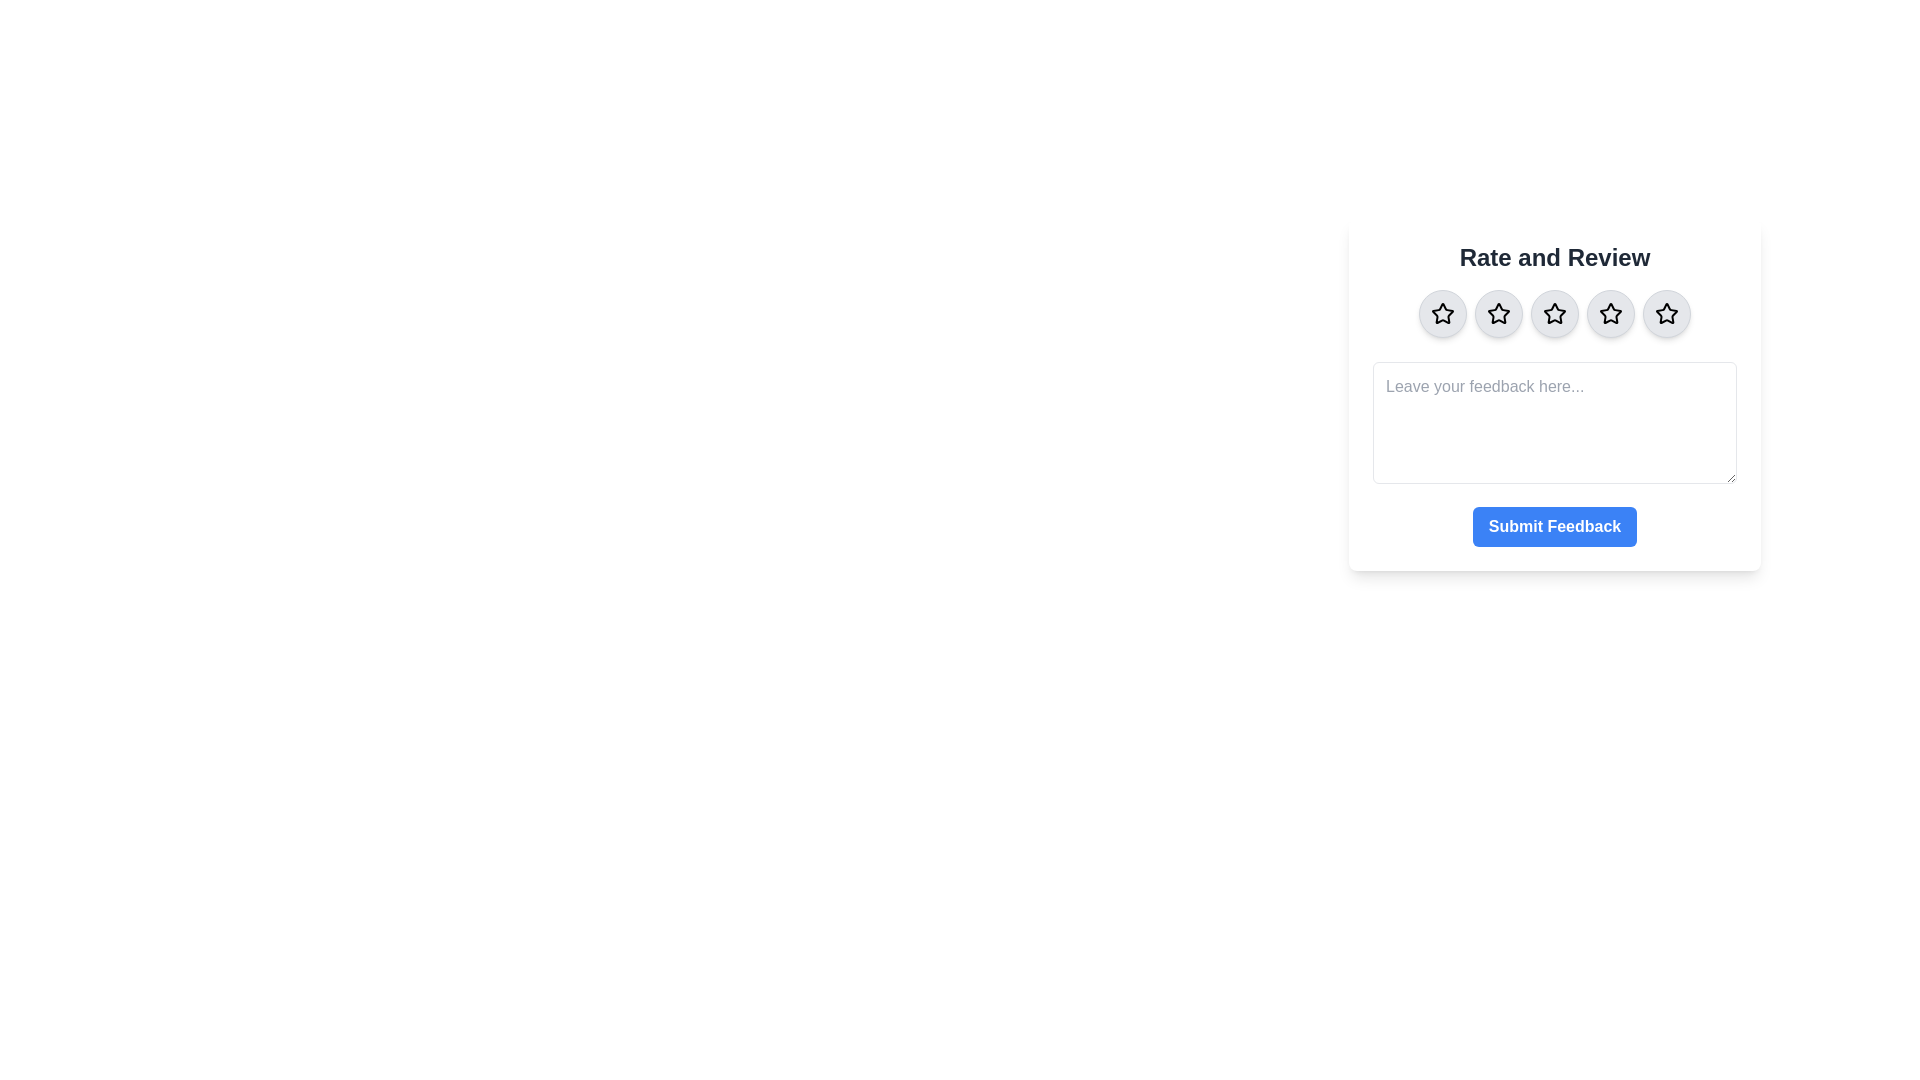 The height and width of the screenshot is (1080, 1920). I want to click on the fourth hollow star icon in the sequence of five star rating icons located at the top center of the feedback section, so click(1609, 312).